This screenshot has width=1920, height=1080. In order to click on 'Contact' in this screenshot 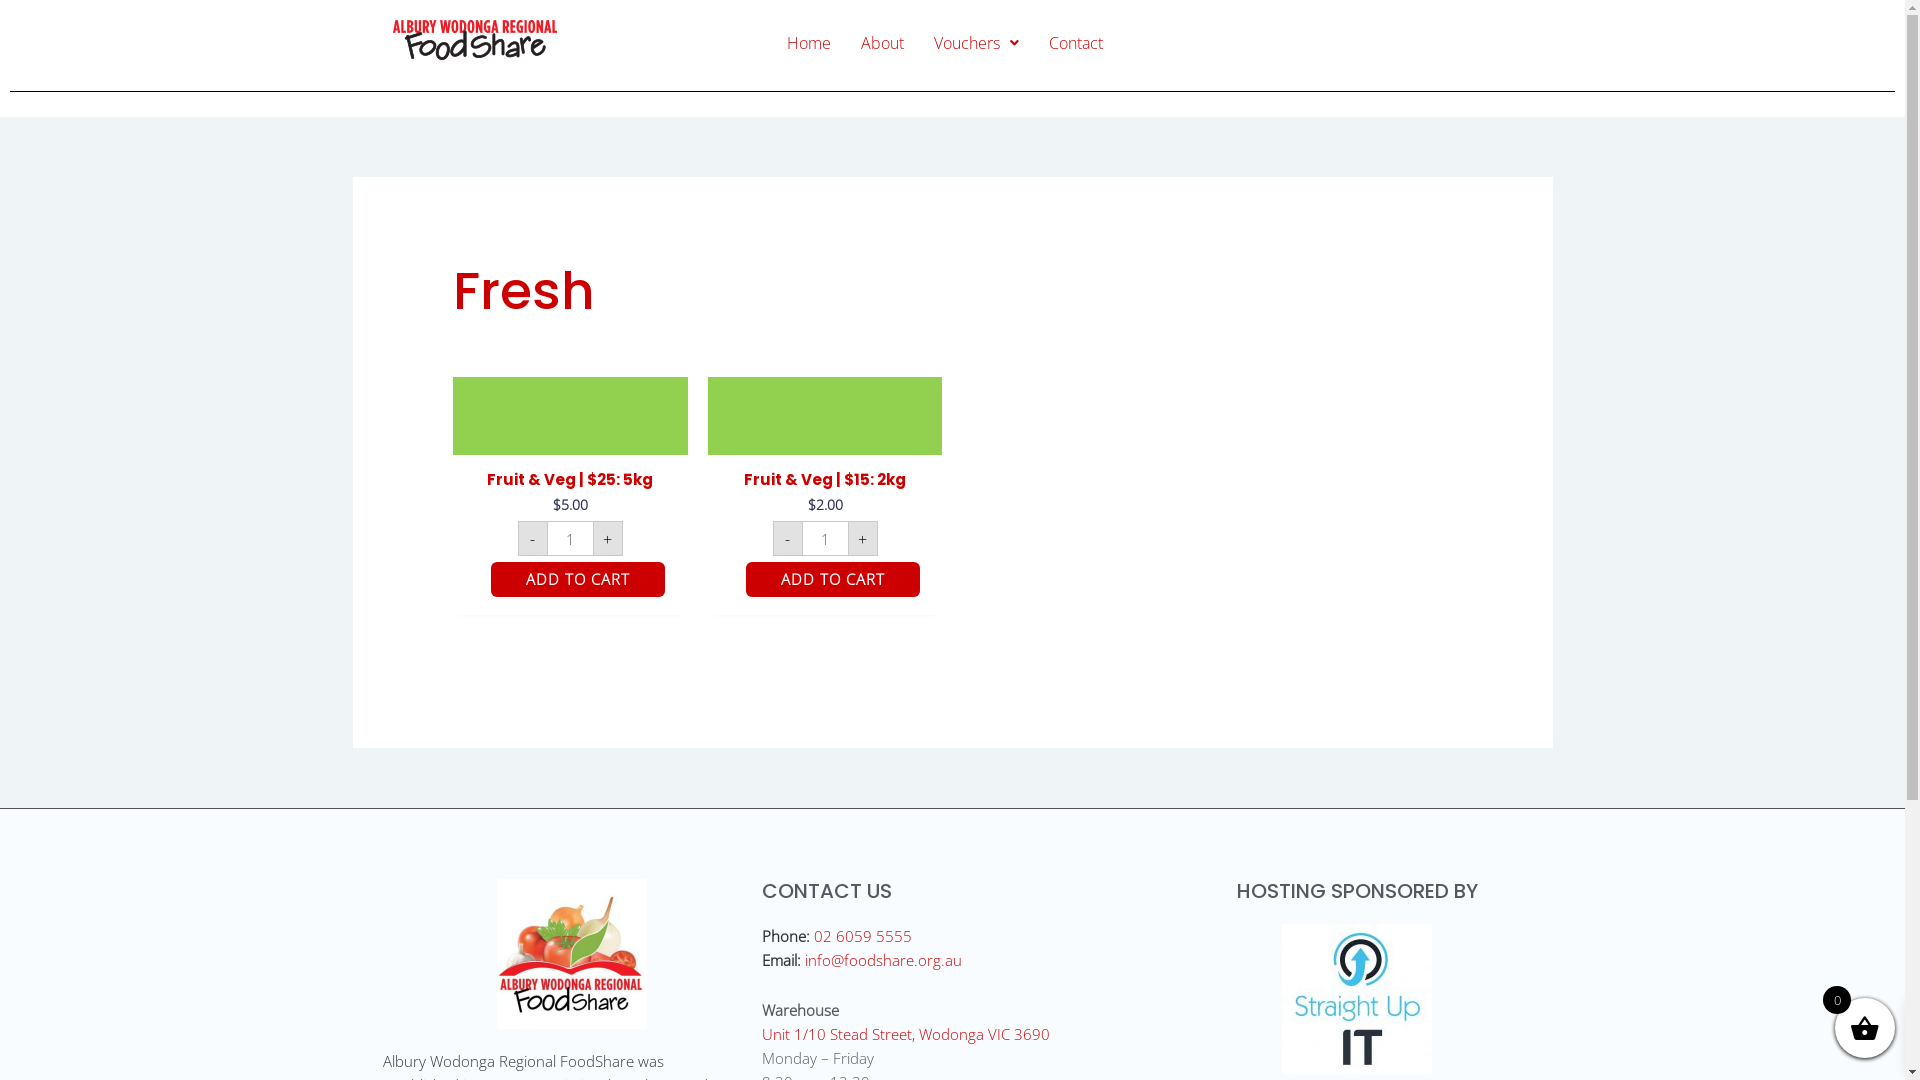, I will do `click(1033, 42)`.